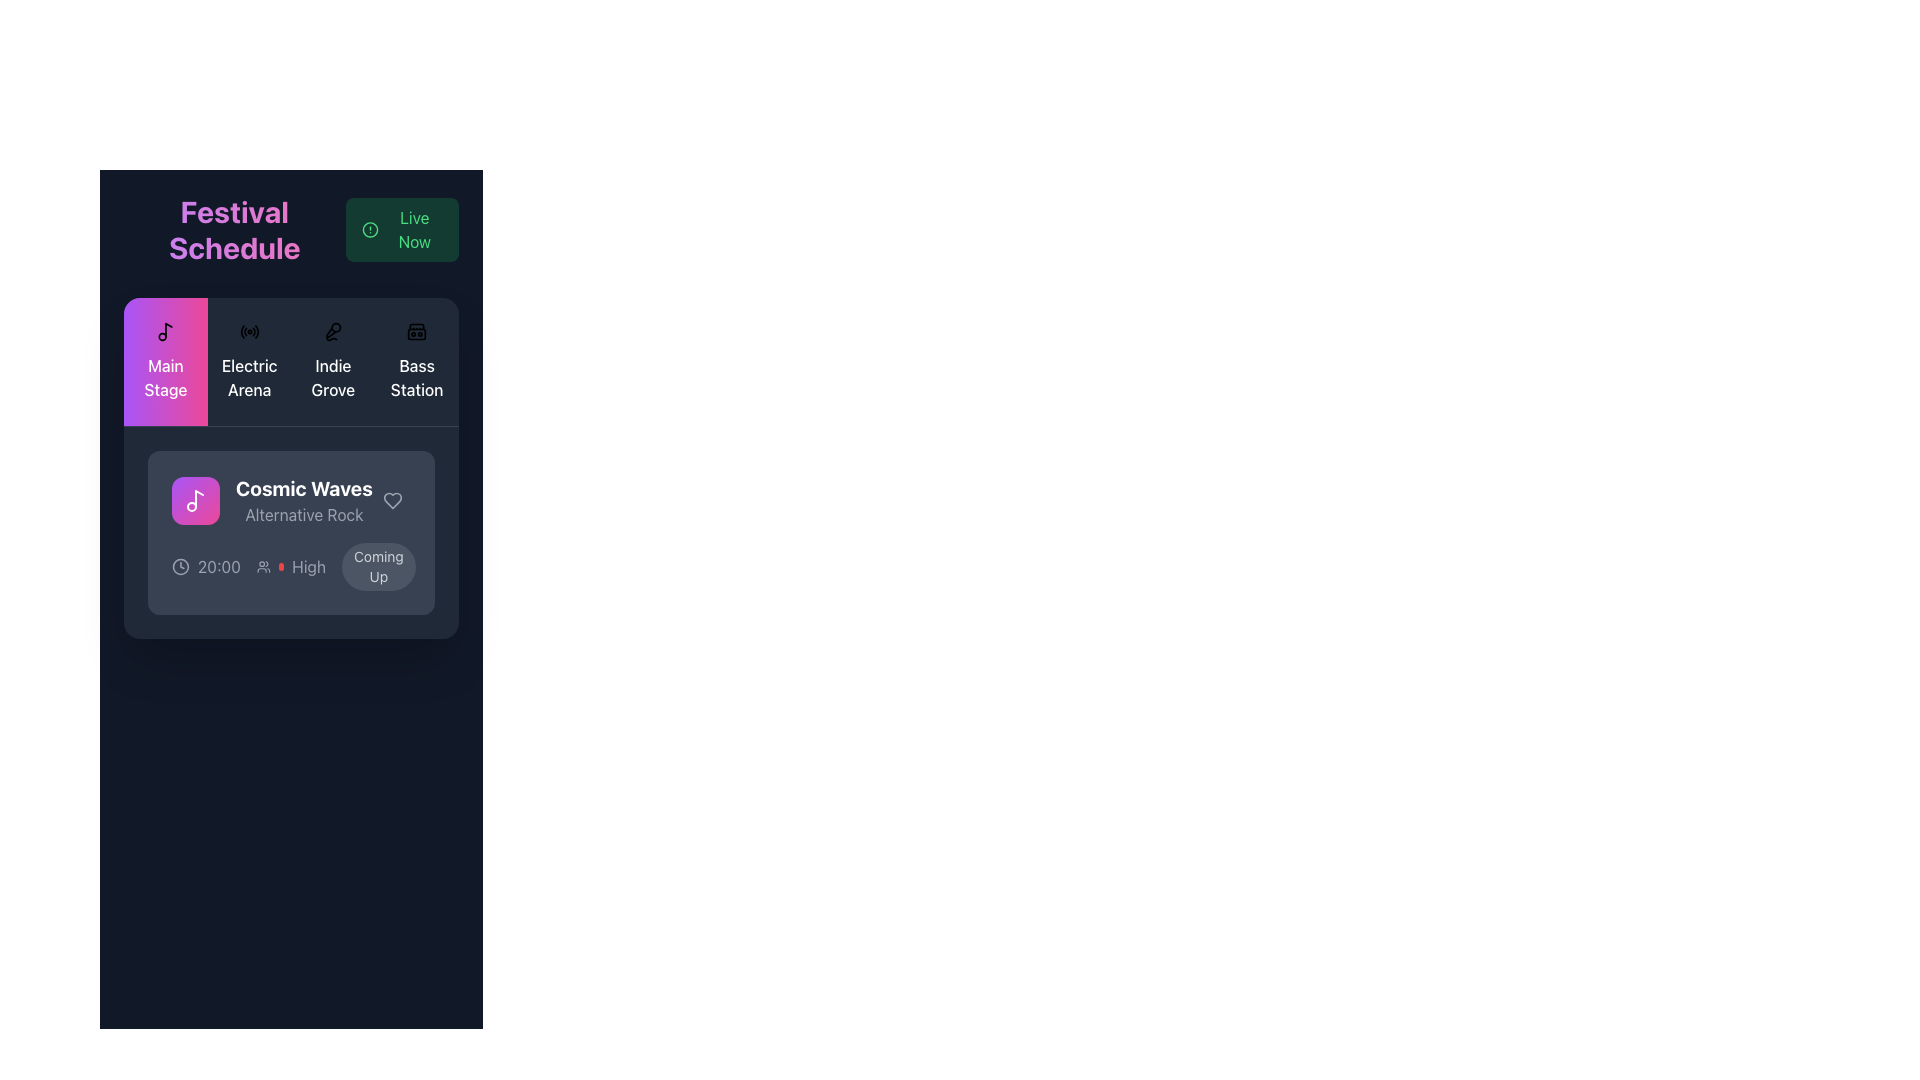  What do you see at coordinates (199, 497) in the screenshot?
I see `the stylized music note vector graphic located in the 'Main Stage' tab, positioned to the right of the note head circular element` at bounding box center [199, 497].